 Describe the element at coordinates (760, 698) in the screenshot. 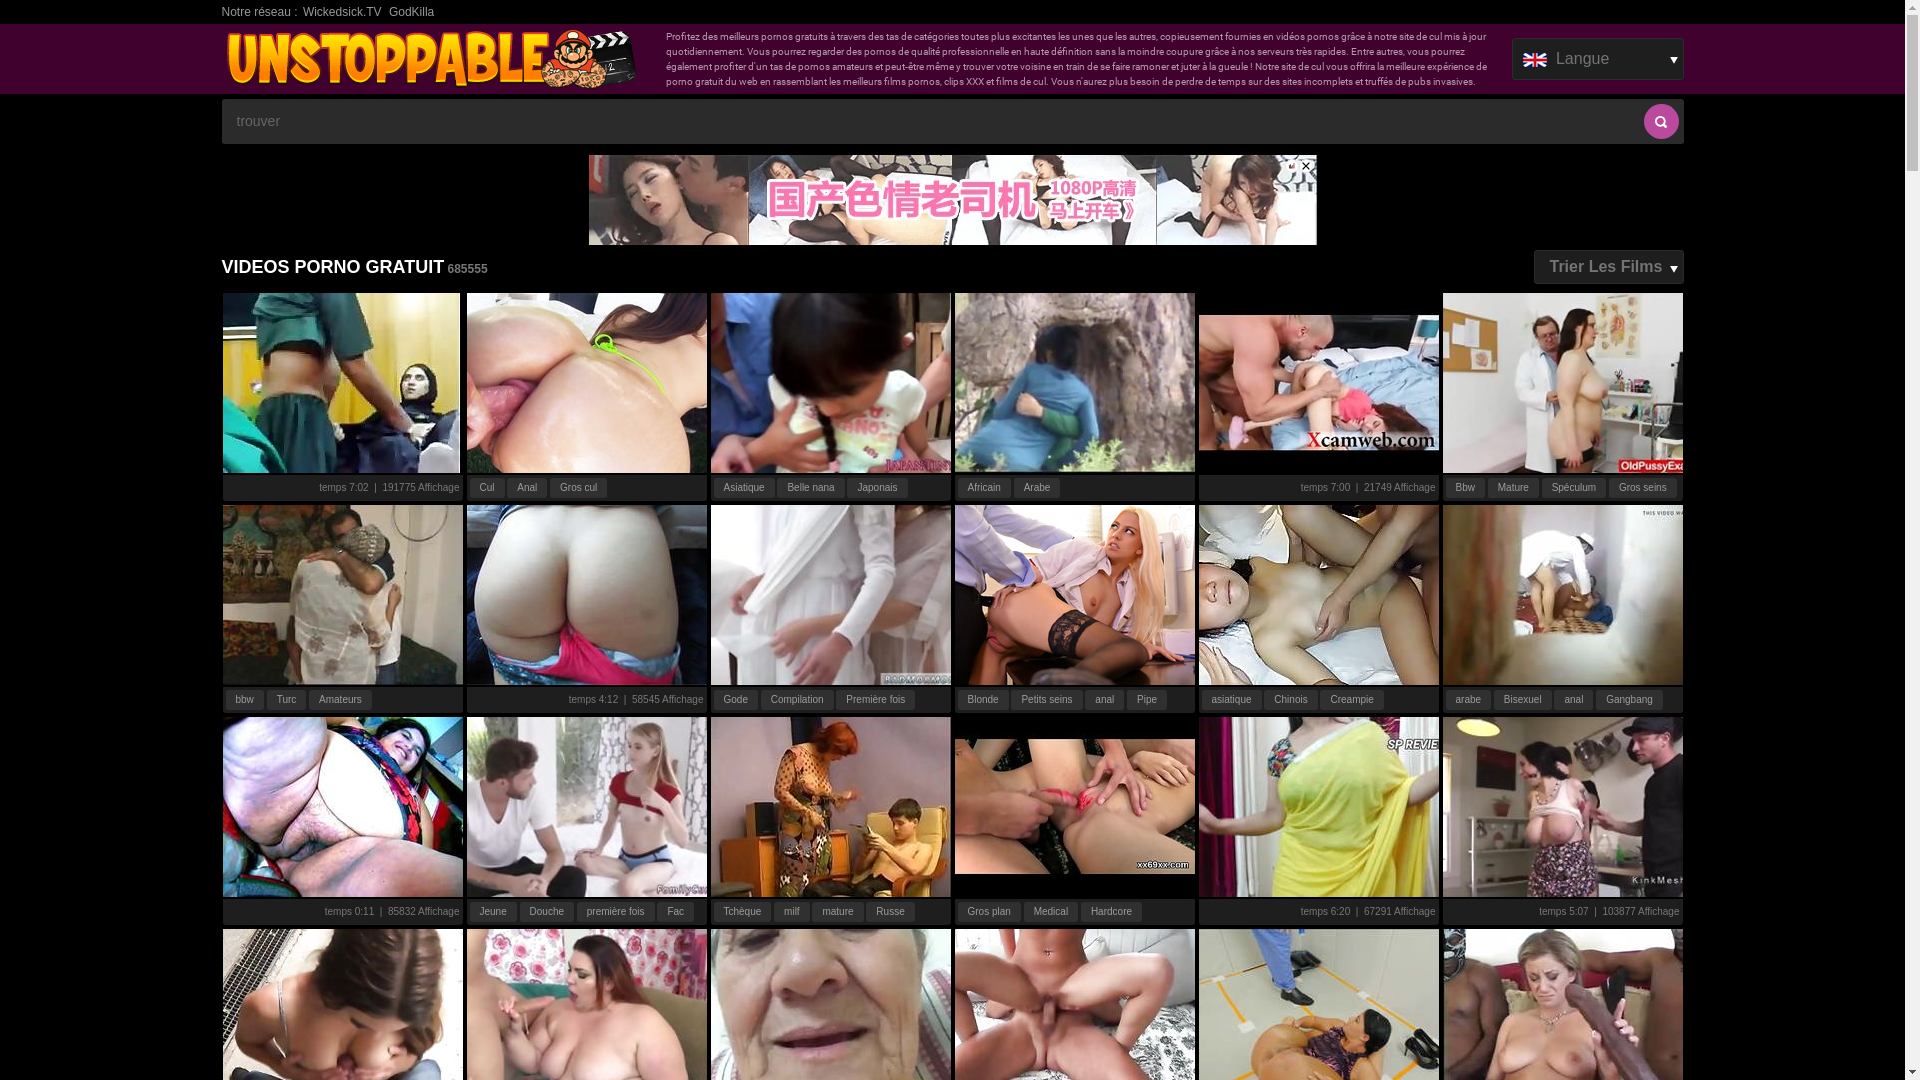

I see `'Compilation'` at that location.